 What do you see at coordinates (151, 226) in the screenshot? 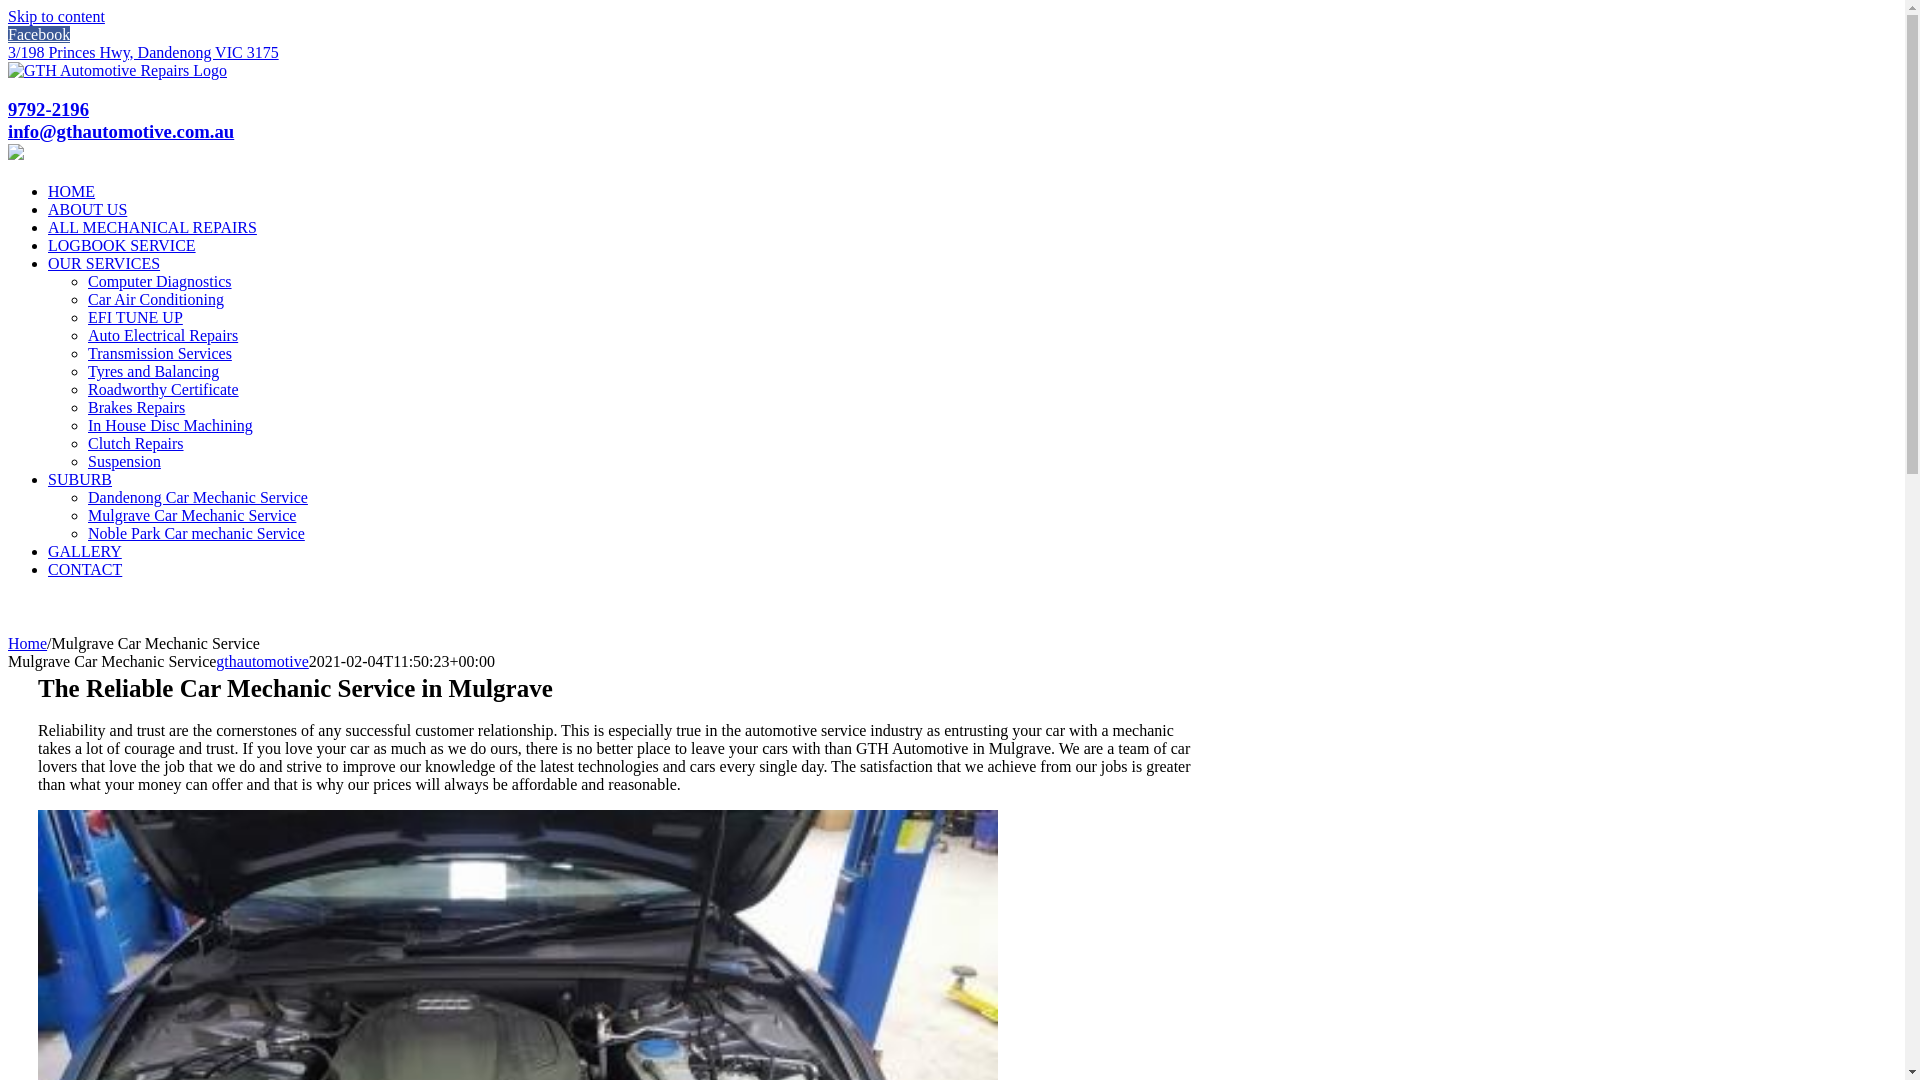
I see `'ALL MECHANICAL REPAIRS'` at bounding box center [151, 226].